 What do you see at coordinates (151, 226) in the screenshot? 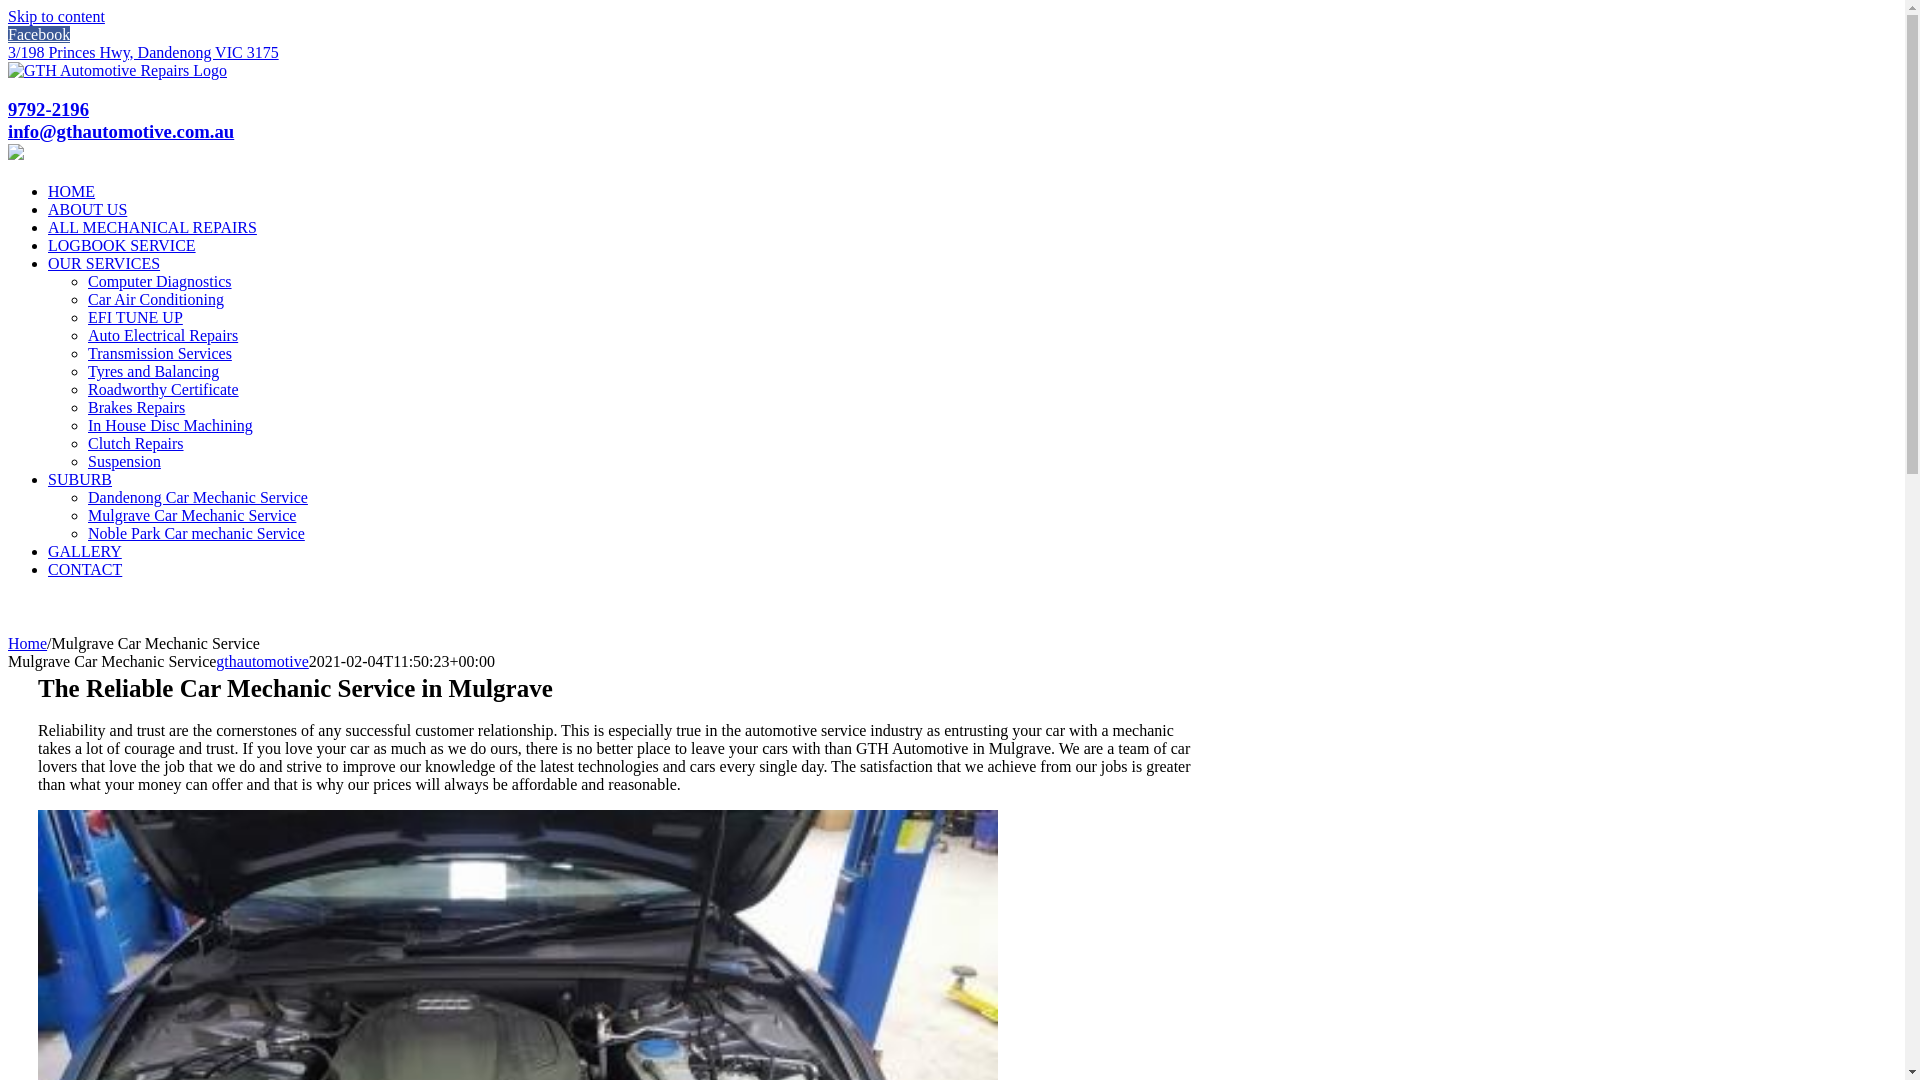
I see `'ALL MECHANICAL REPAIRS'` at bounding box center [151, 226].